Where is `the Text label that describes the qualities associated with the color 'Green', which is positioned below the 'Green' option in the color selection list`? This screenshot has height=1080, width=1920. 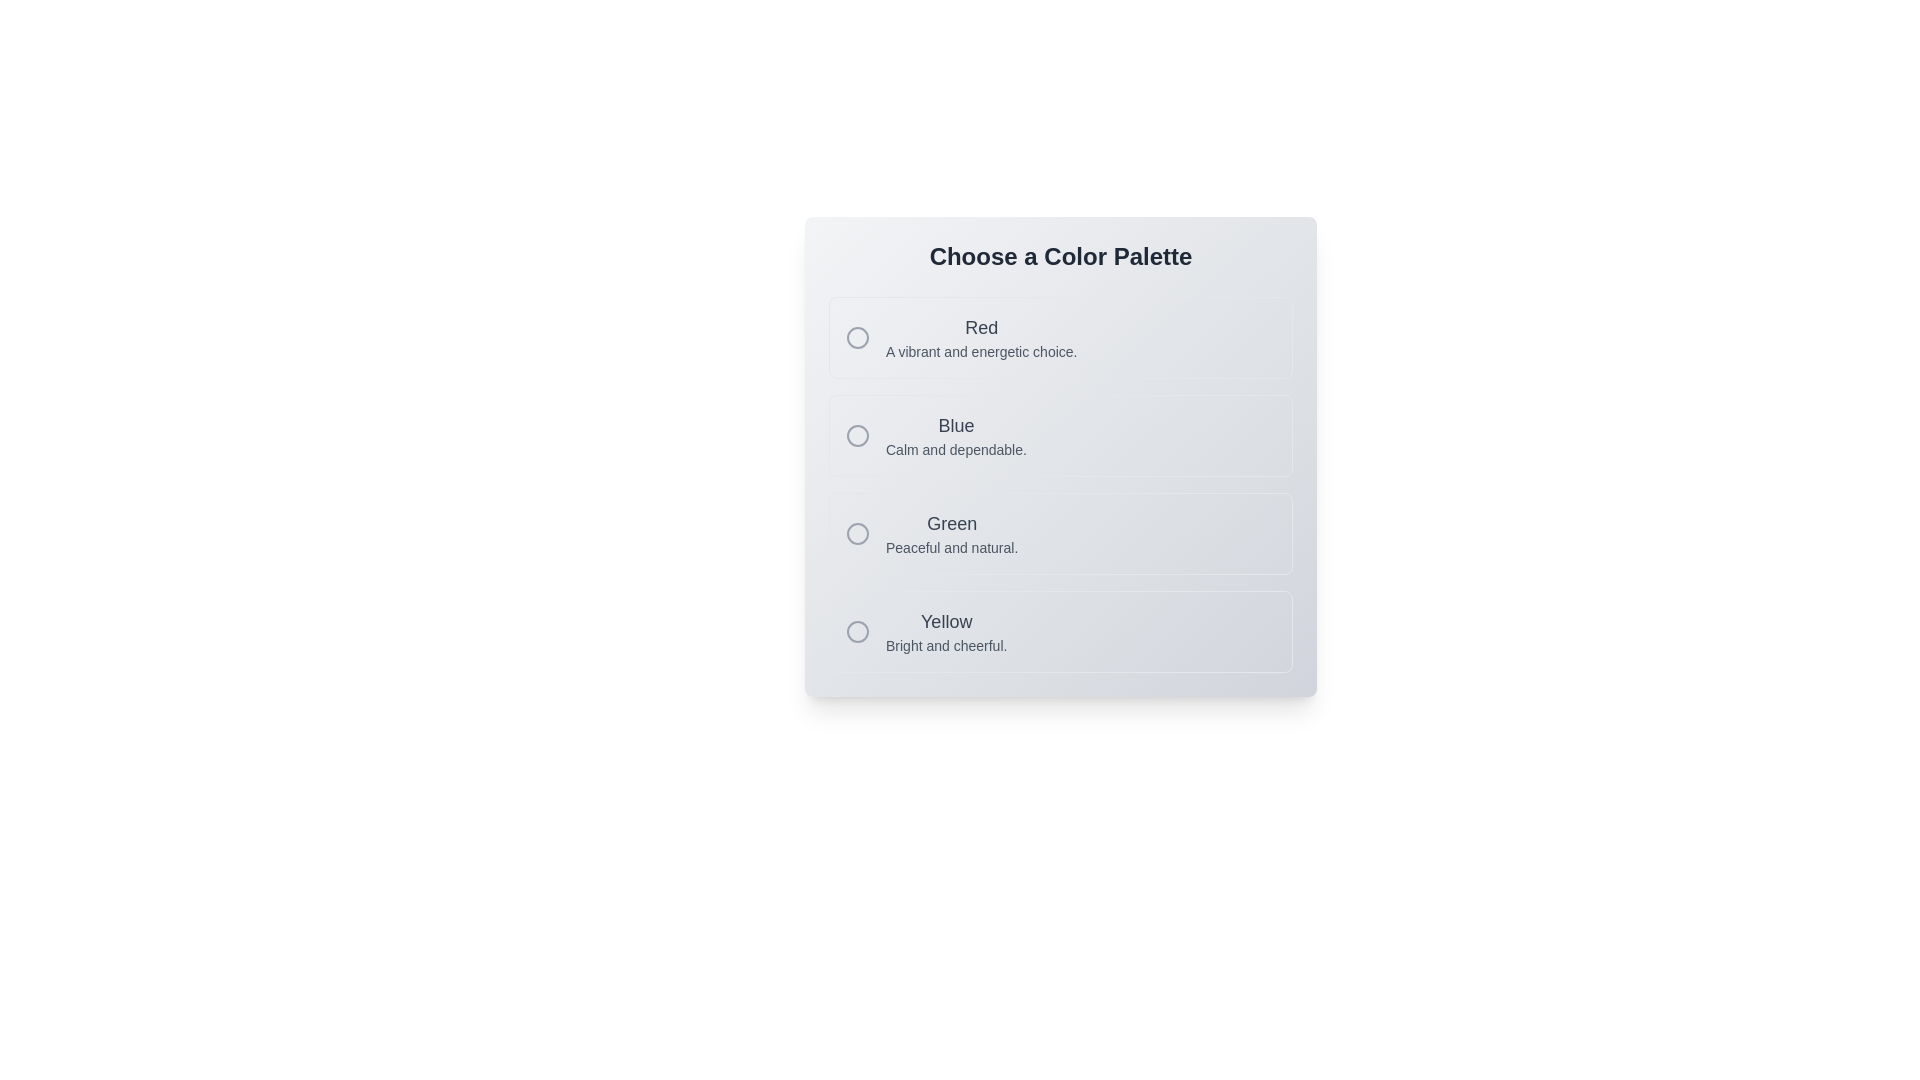
the Text label that describes the qualities associated with the color 'Green', which is positioned below the 'Green' option in the color selection list is located at coordinates (951, 547).